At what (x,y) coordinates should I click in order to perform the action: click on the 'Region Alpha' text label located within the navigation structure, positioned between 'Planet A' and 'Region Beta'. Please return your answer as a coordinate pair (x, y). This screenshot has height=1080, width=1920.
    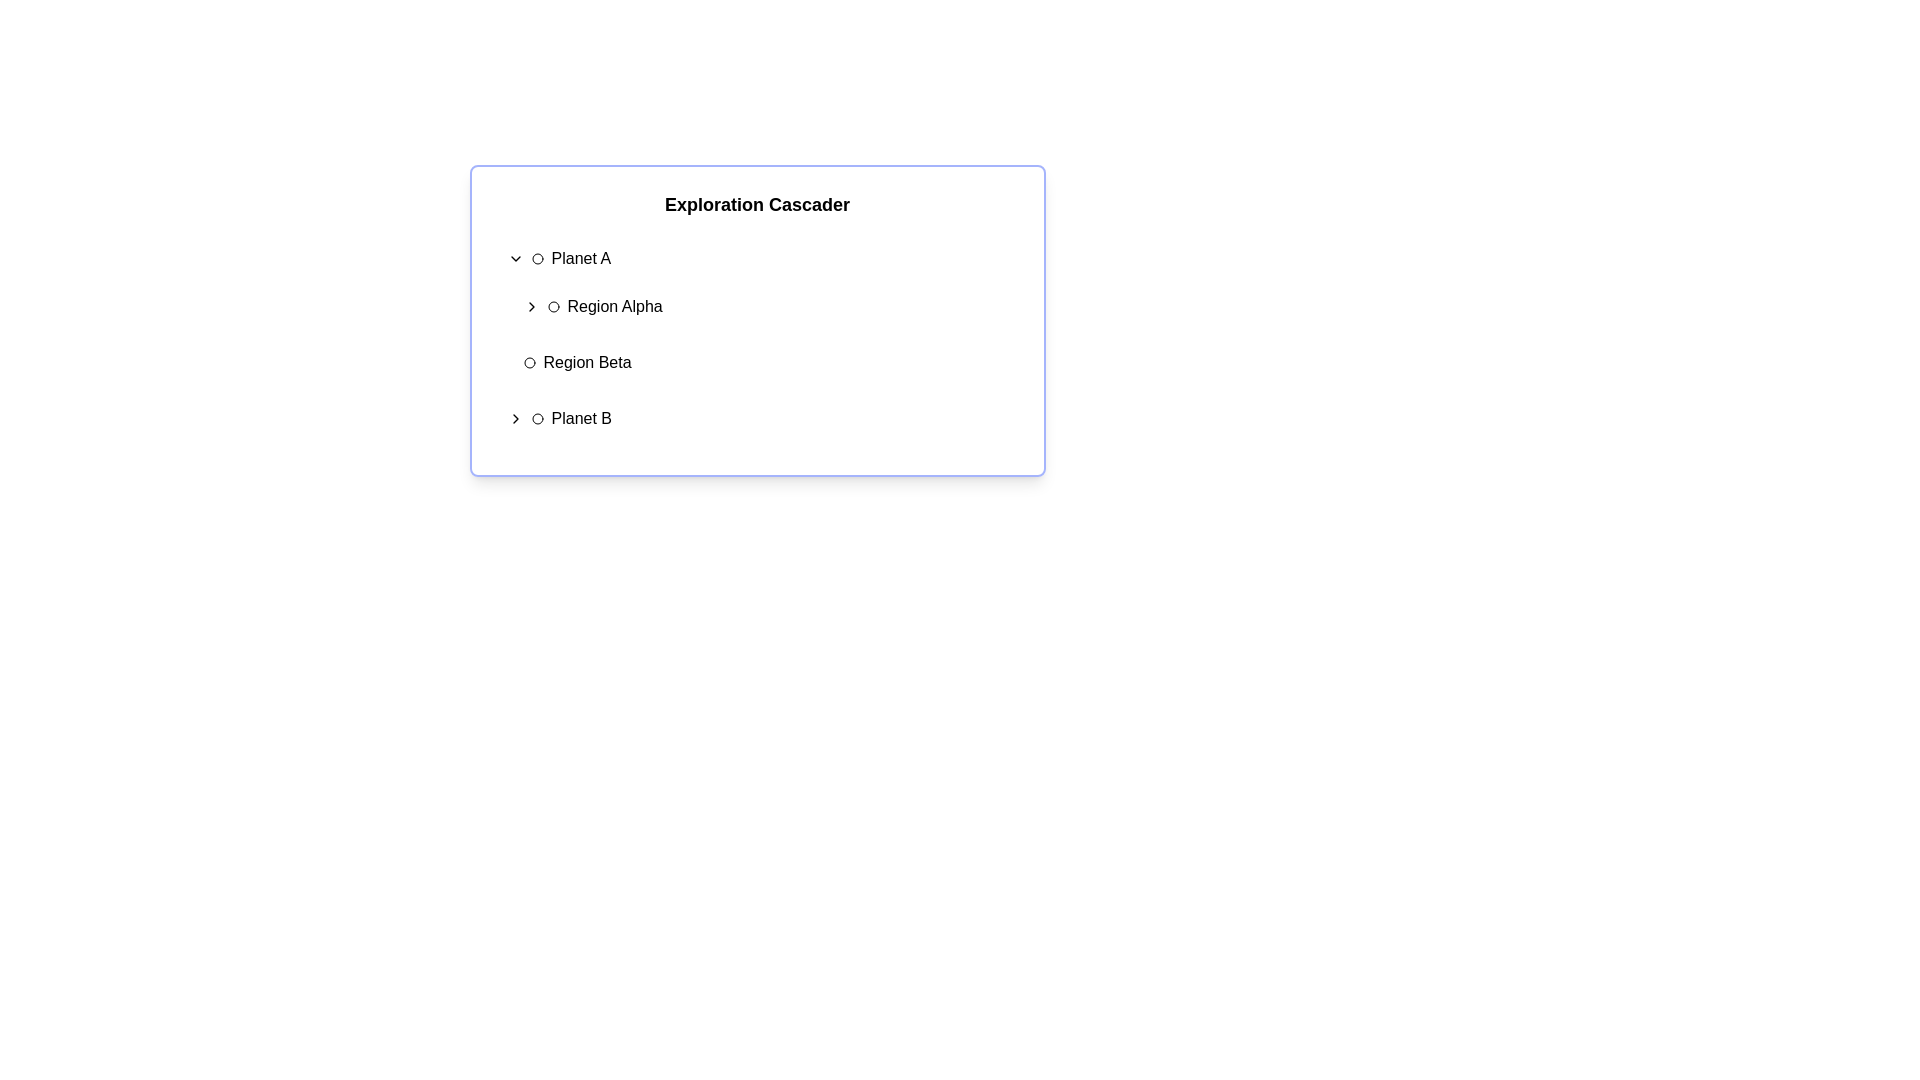
    Looking at the image, I should click on (614, 307).